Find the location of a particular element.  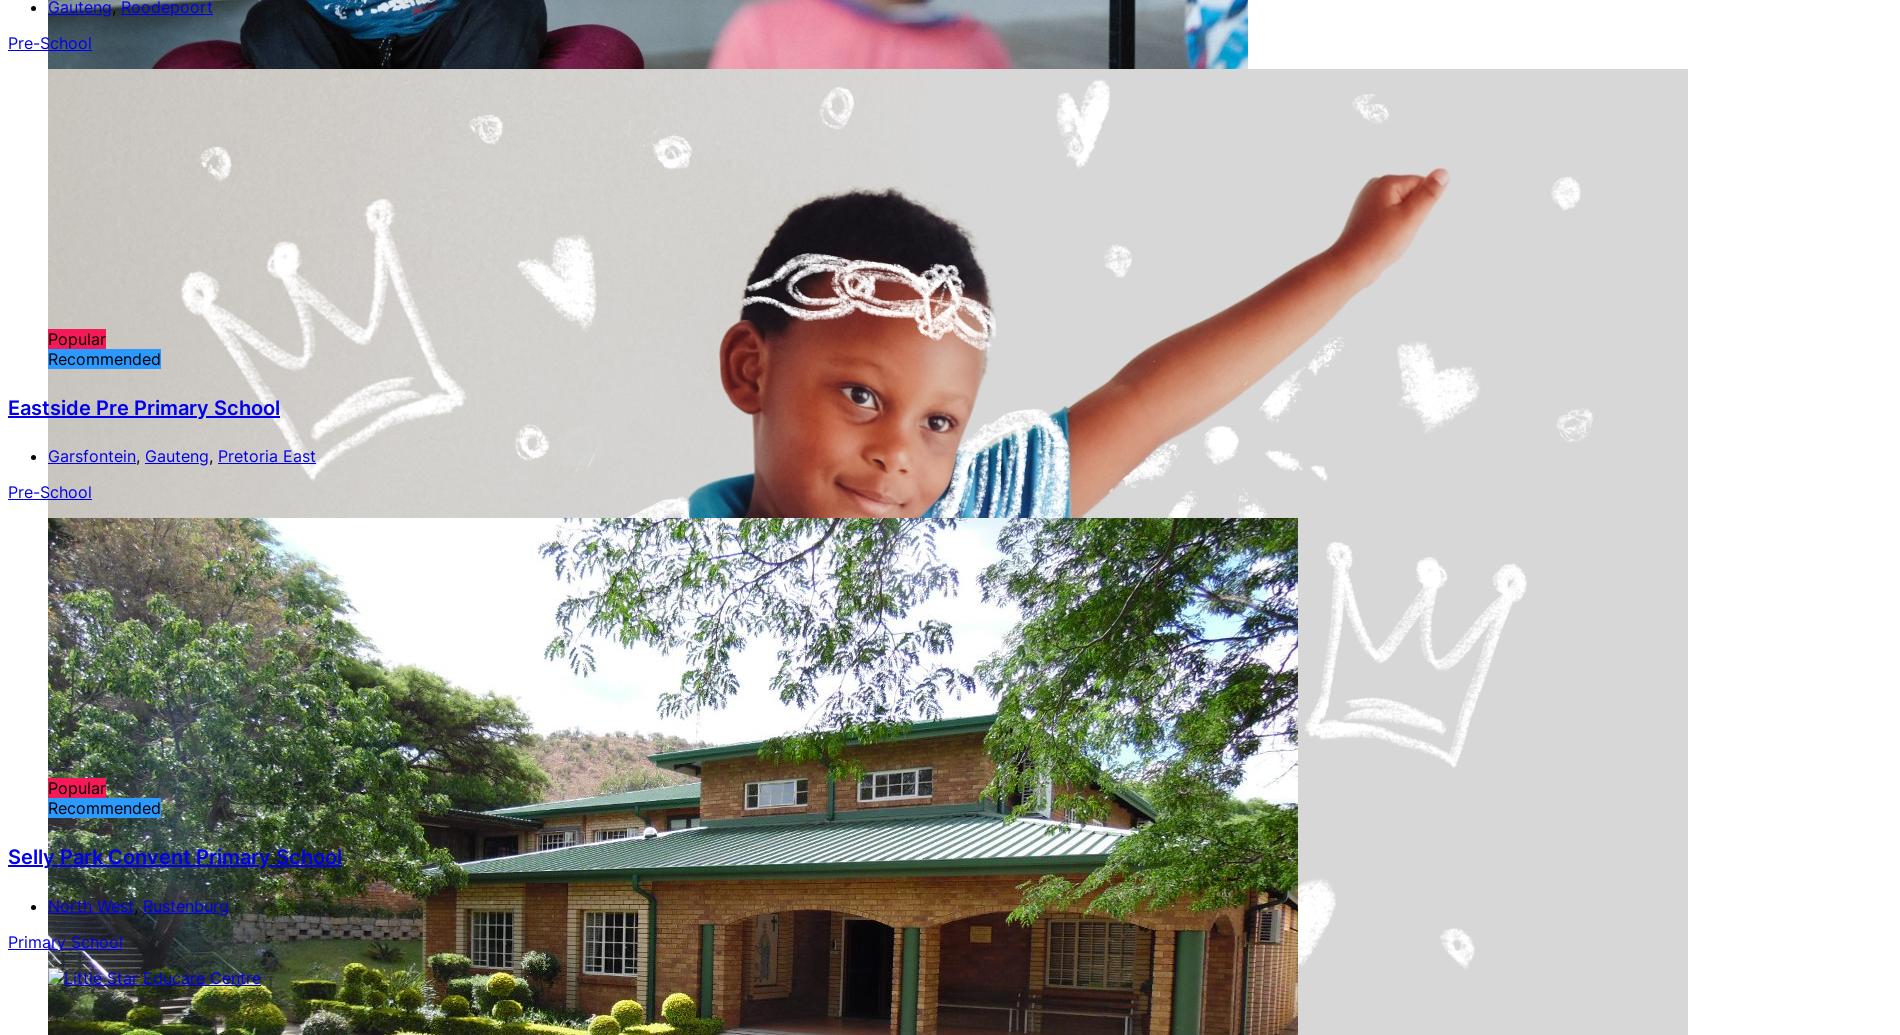

'Pretoria East' is located at coordinates (265, 456).